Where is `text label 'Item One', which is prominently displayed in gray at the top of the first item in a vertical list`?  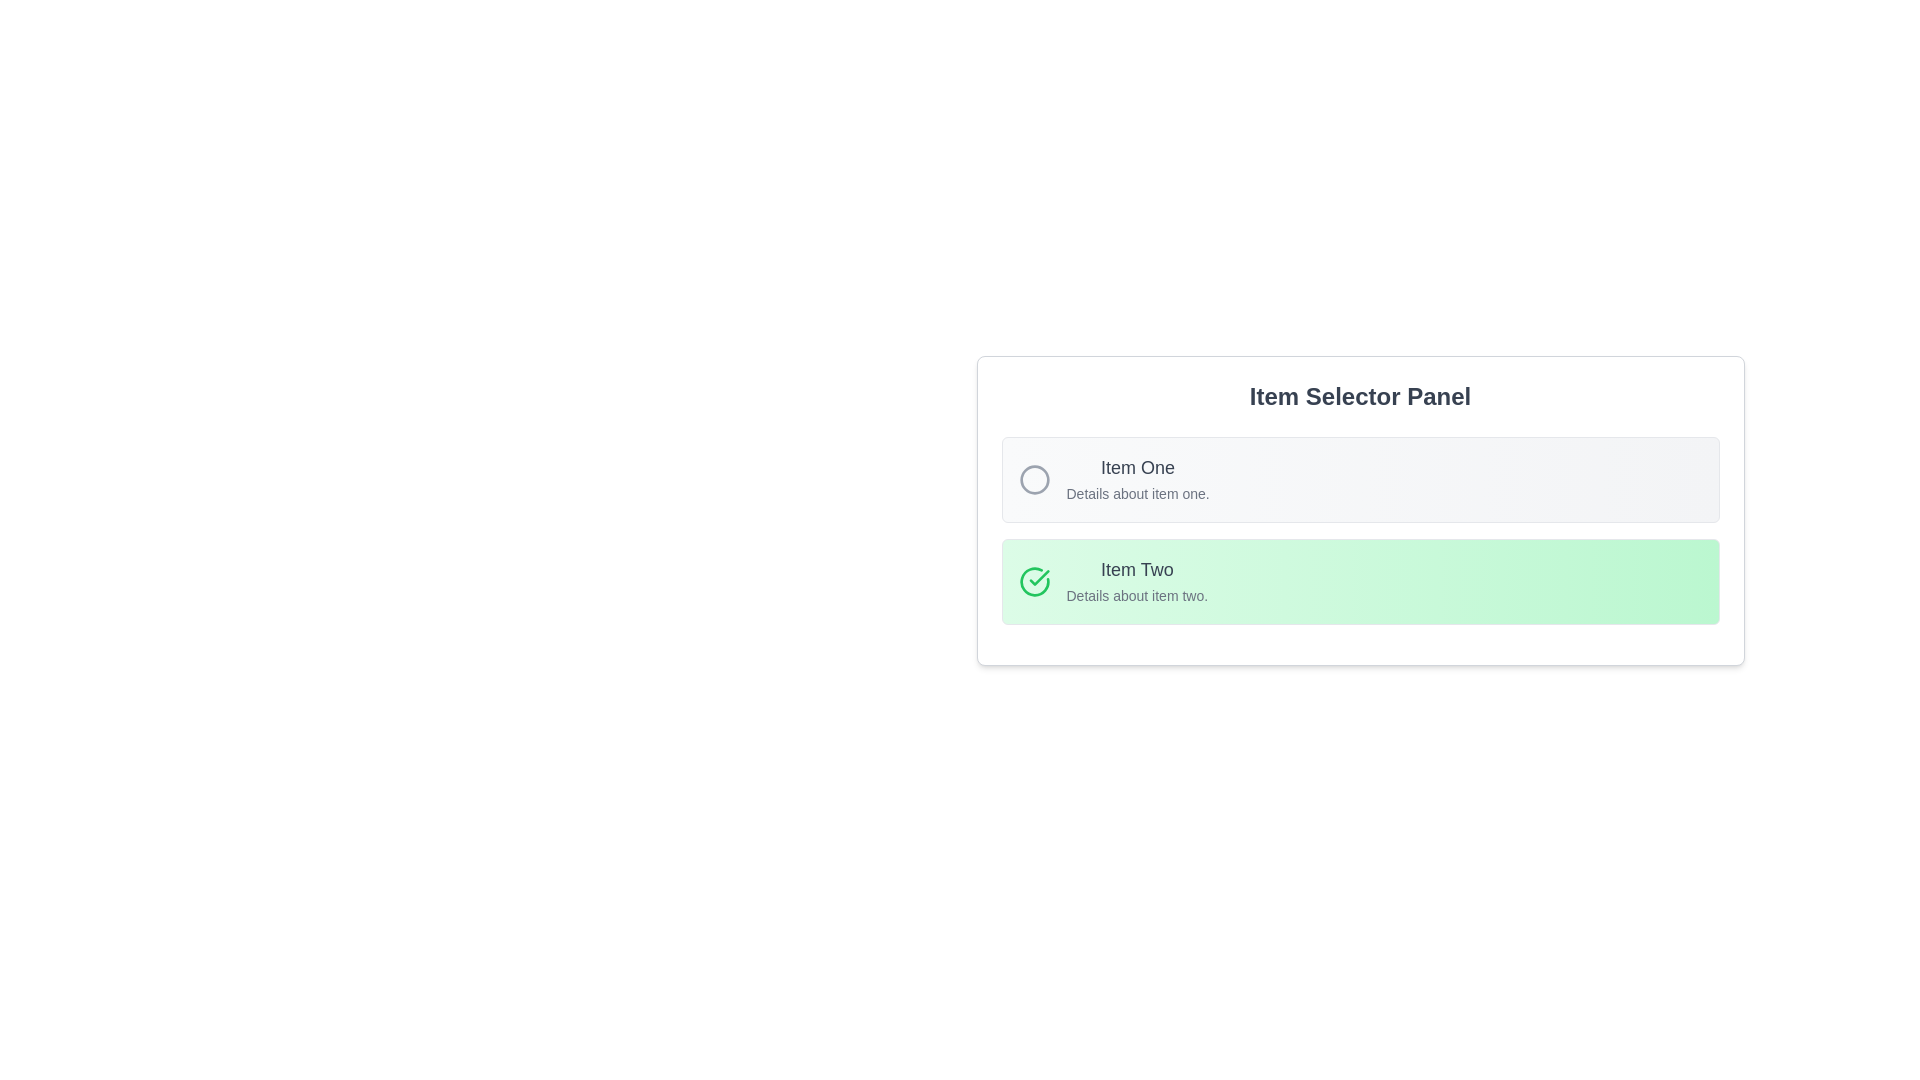 text label 'Item One', which is prominently displayed in gray at the top of the first item in a vertical list is located at coordinates (1138, 467).